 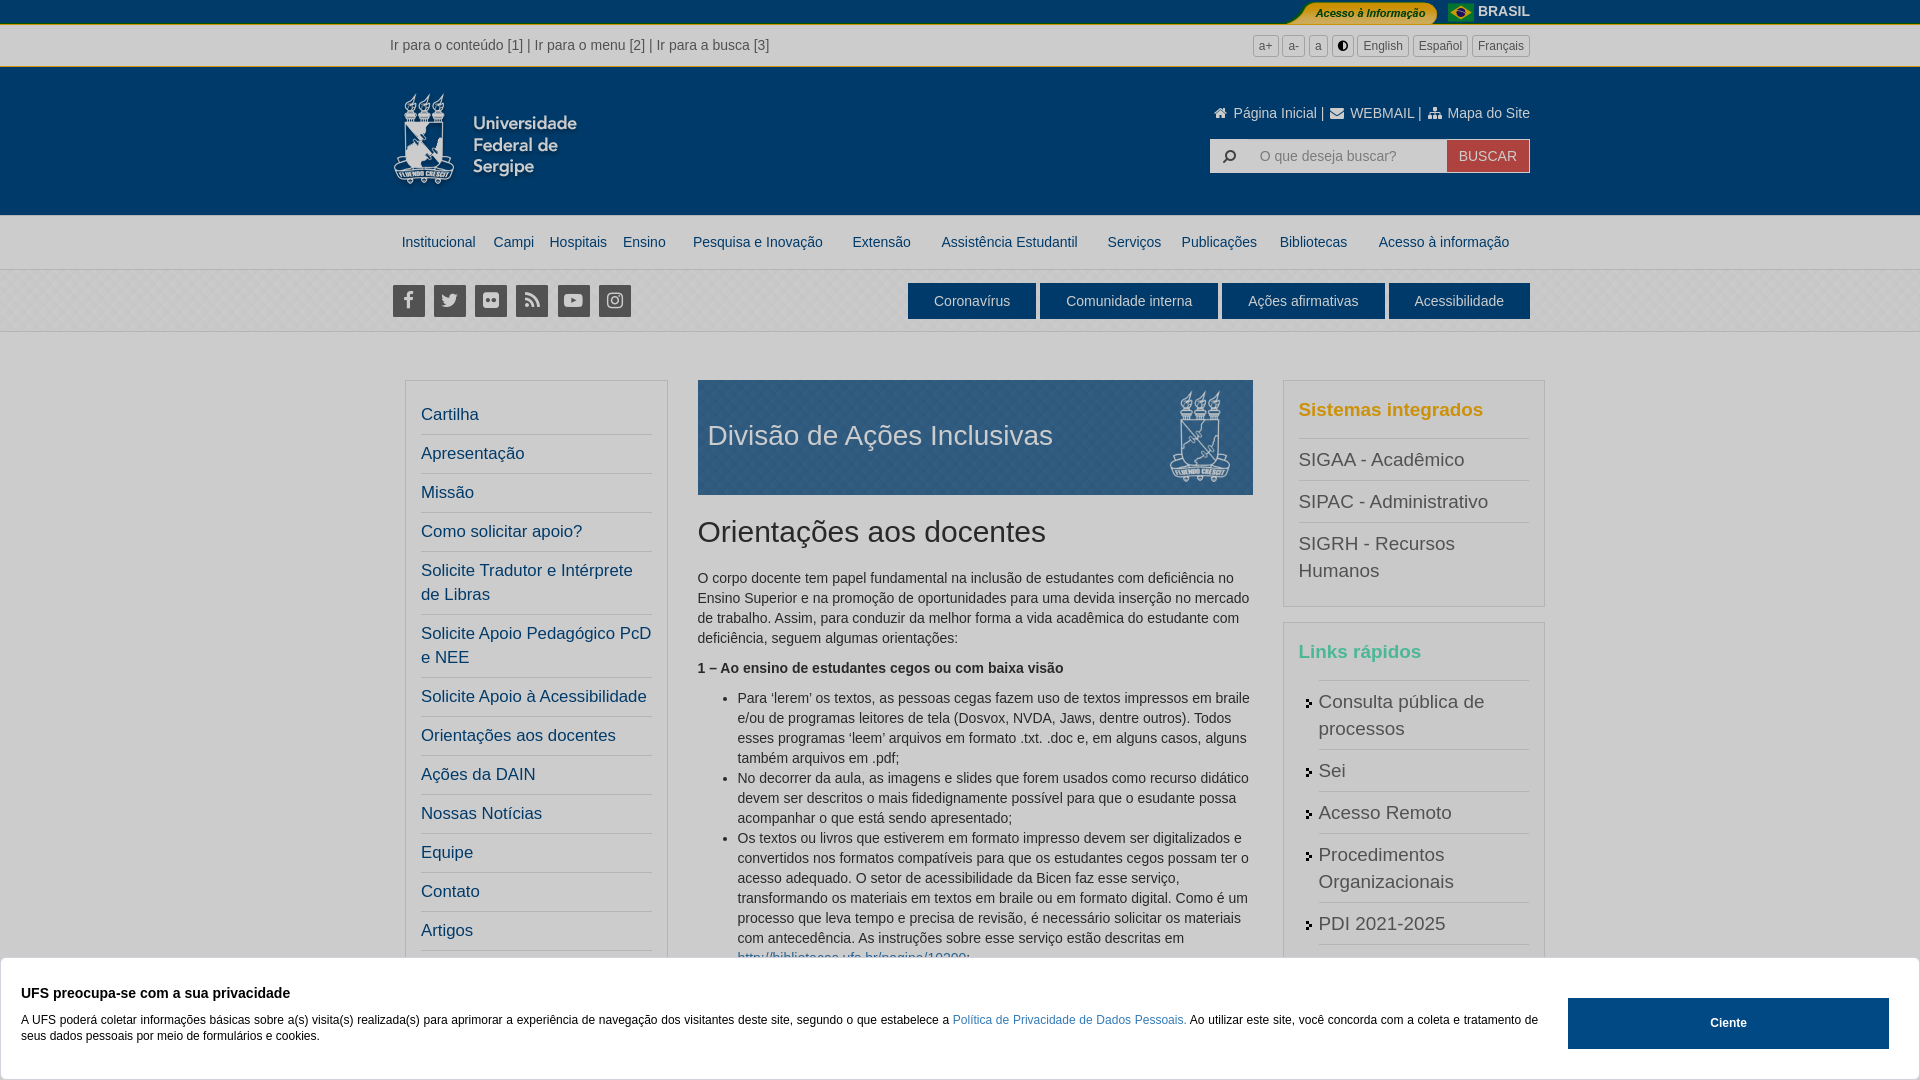 What do you see at coordinates (614, 241) in the screenshot?
I see `'Ensino'` at bounding box center [614, 241].